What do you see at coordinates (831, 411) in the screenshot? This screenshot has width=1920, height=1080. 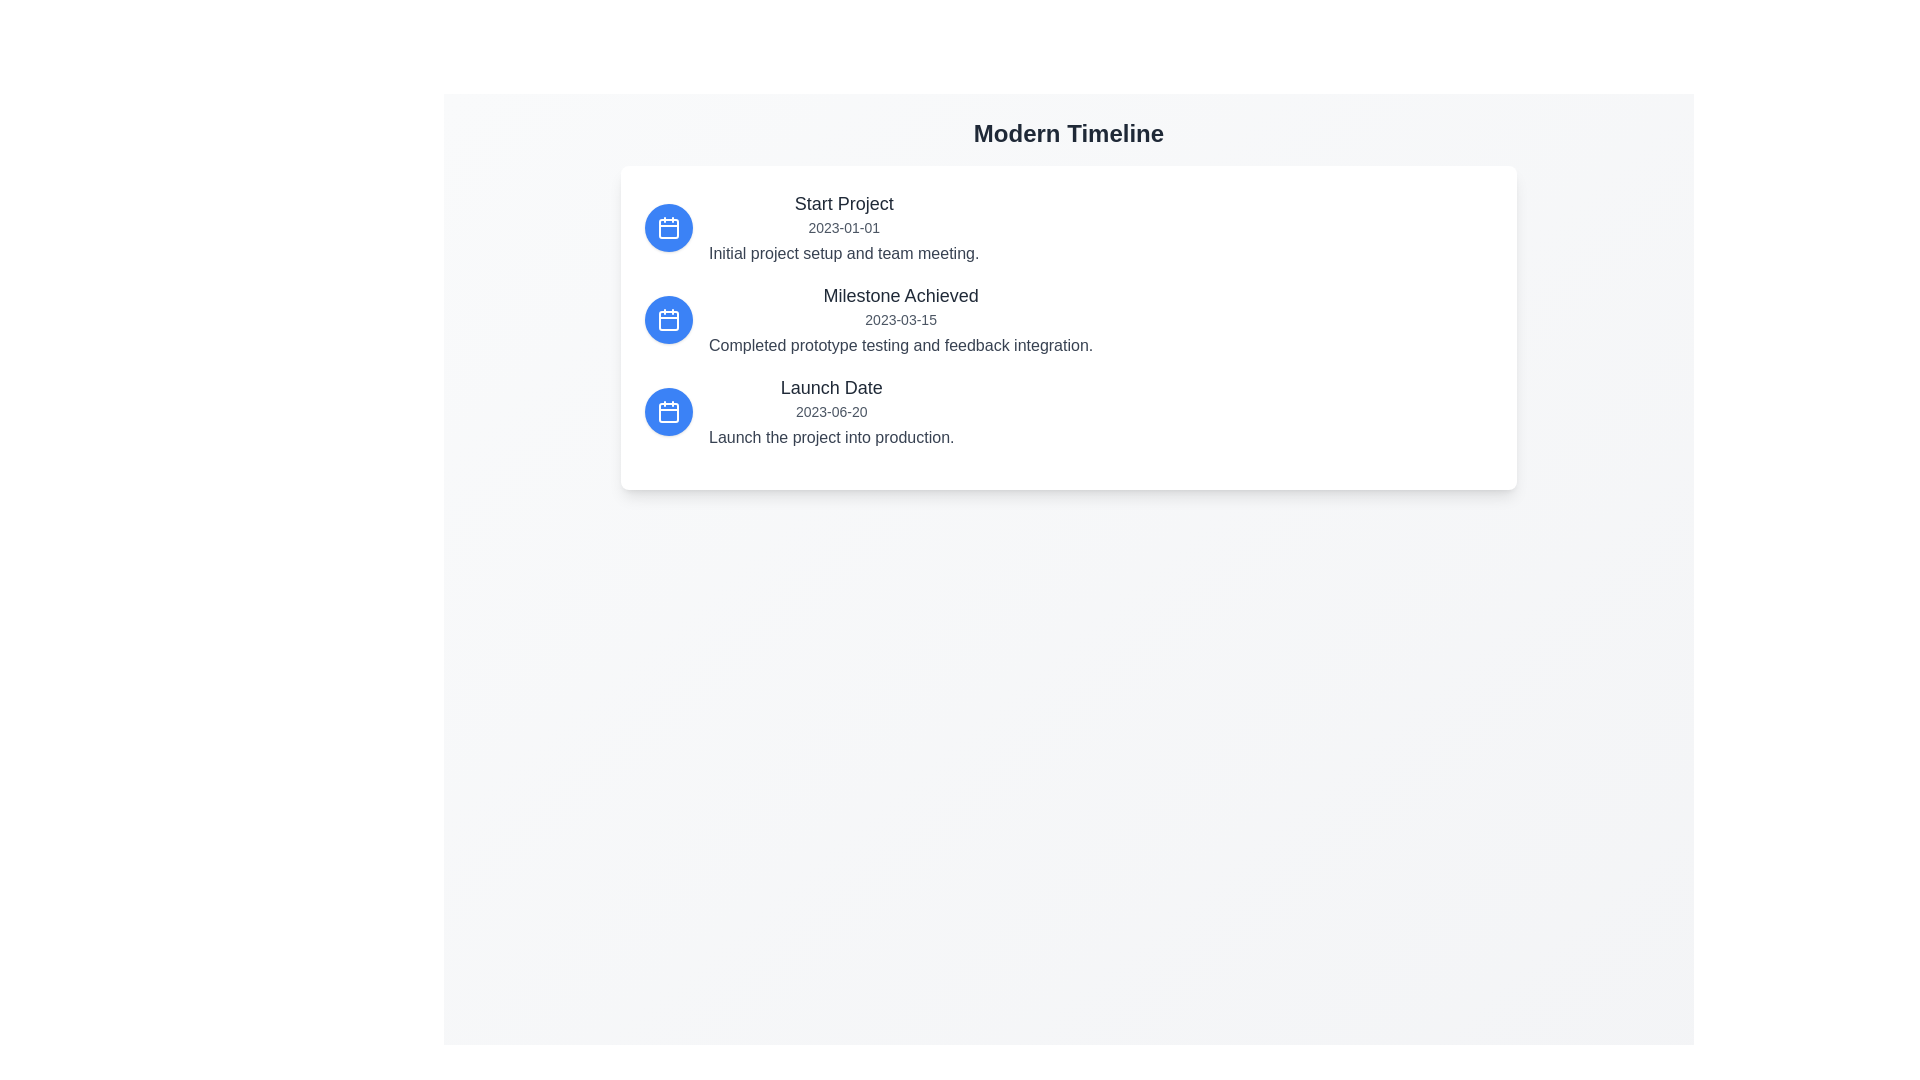 I see `information from the textual block containing 'Launch Date', the date '2023-06-20', and the description 'Launch the project into production.'` at bounding box center [831, 411].